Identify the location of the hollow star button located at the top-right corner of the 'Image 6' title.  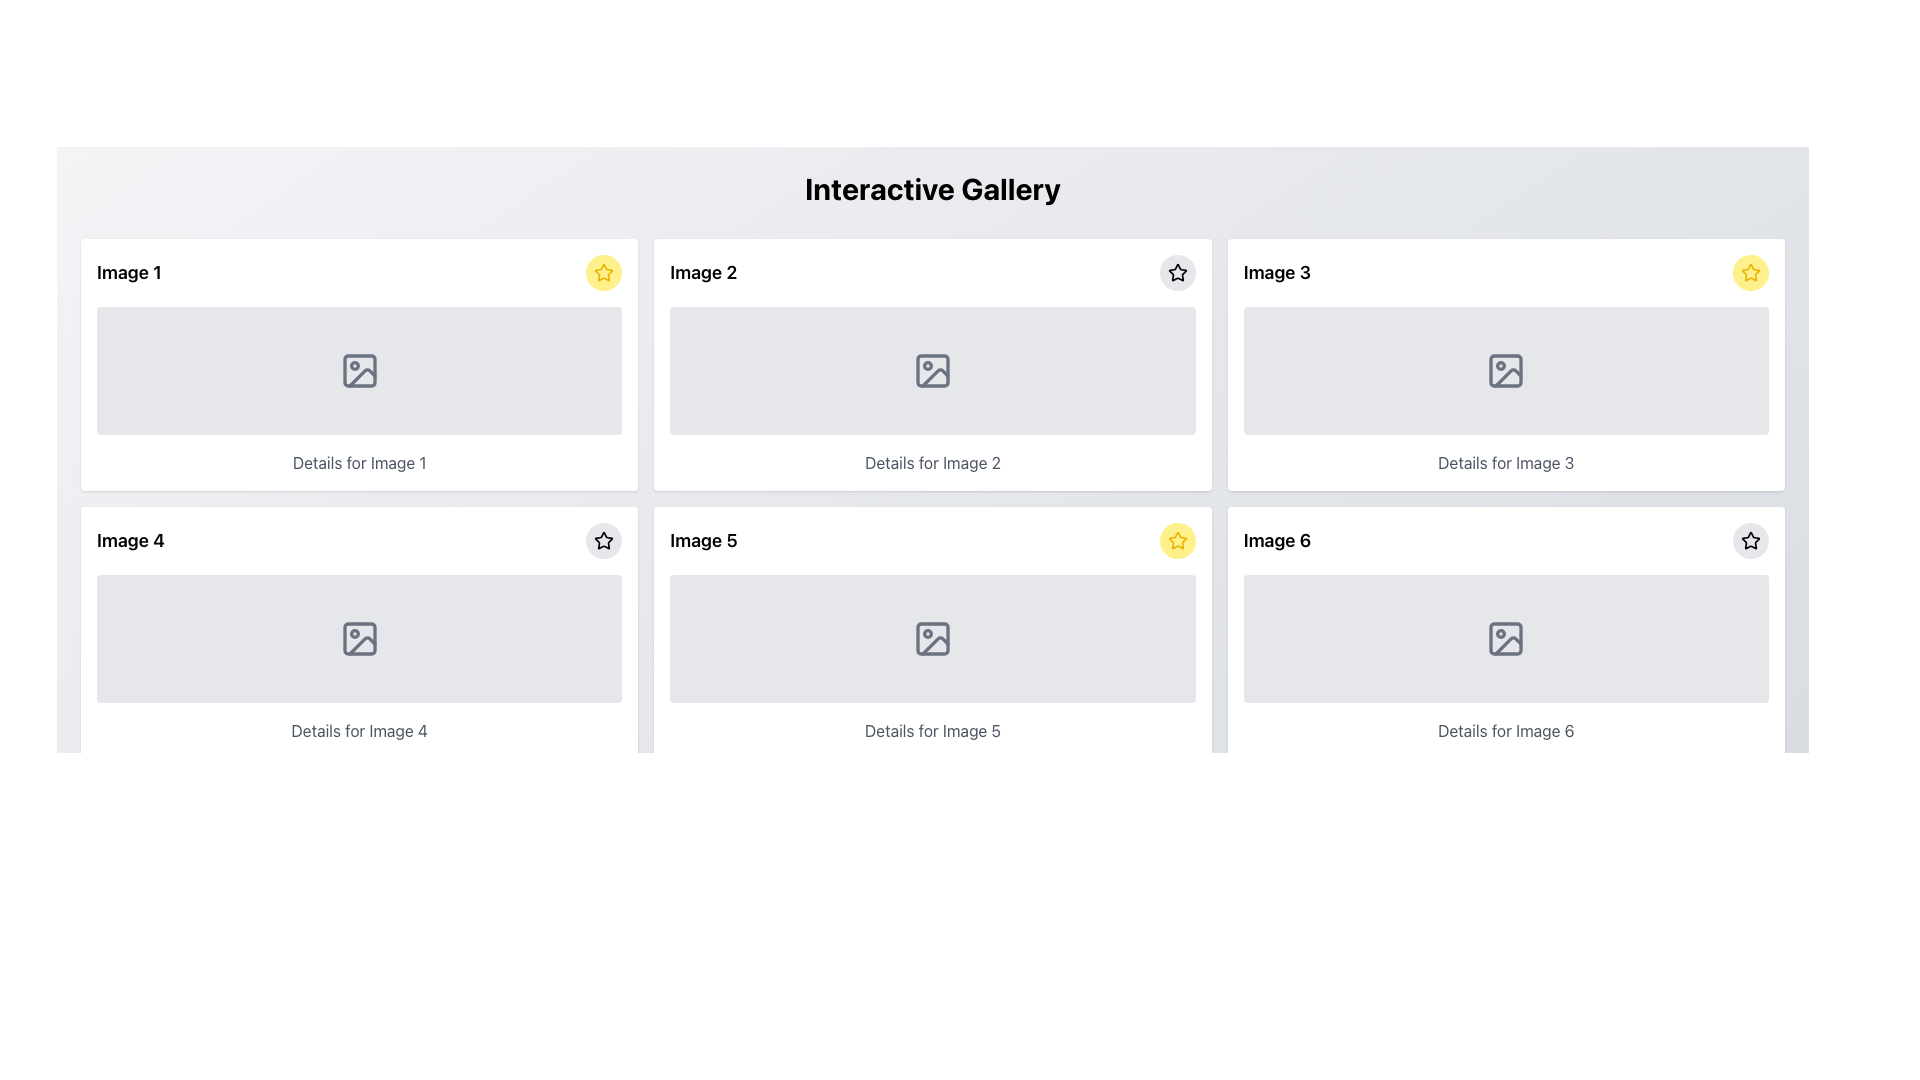
(1750, 540).